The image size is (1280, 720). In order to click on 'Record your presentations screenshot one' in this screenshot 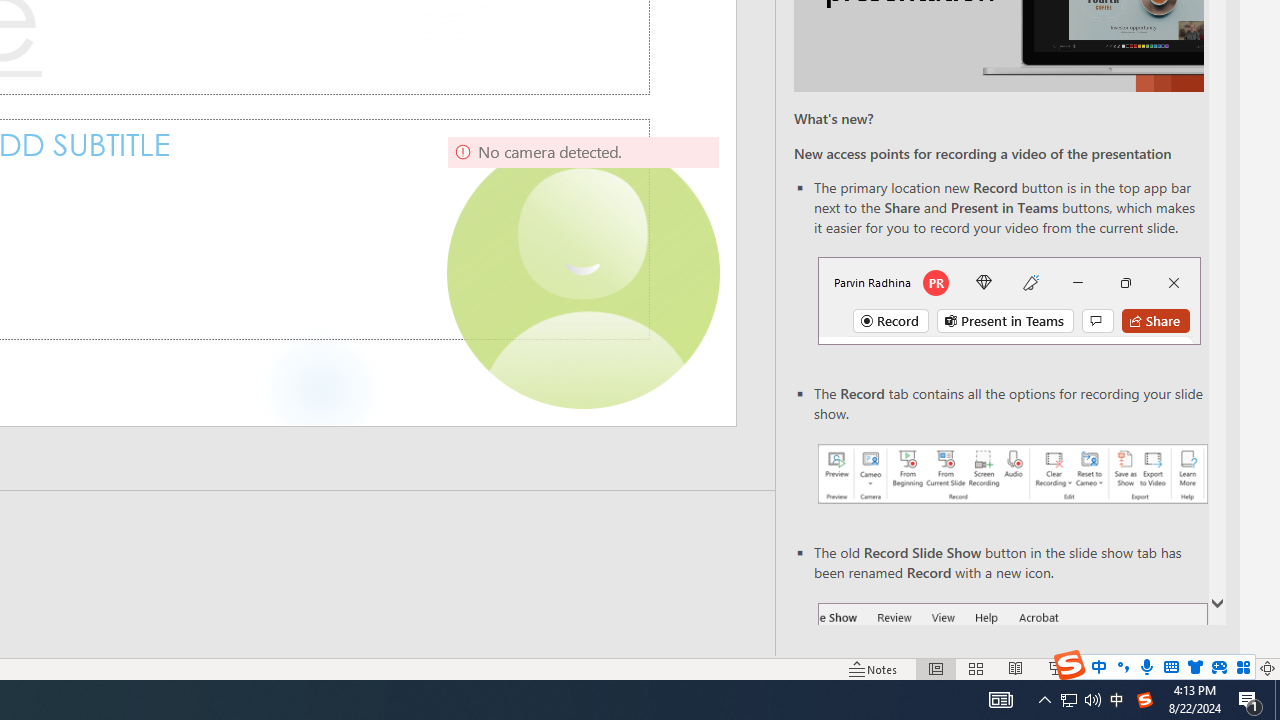, I will do `click(1013, 474)`.